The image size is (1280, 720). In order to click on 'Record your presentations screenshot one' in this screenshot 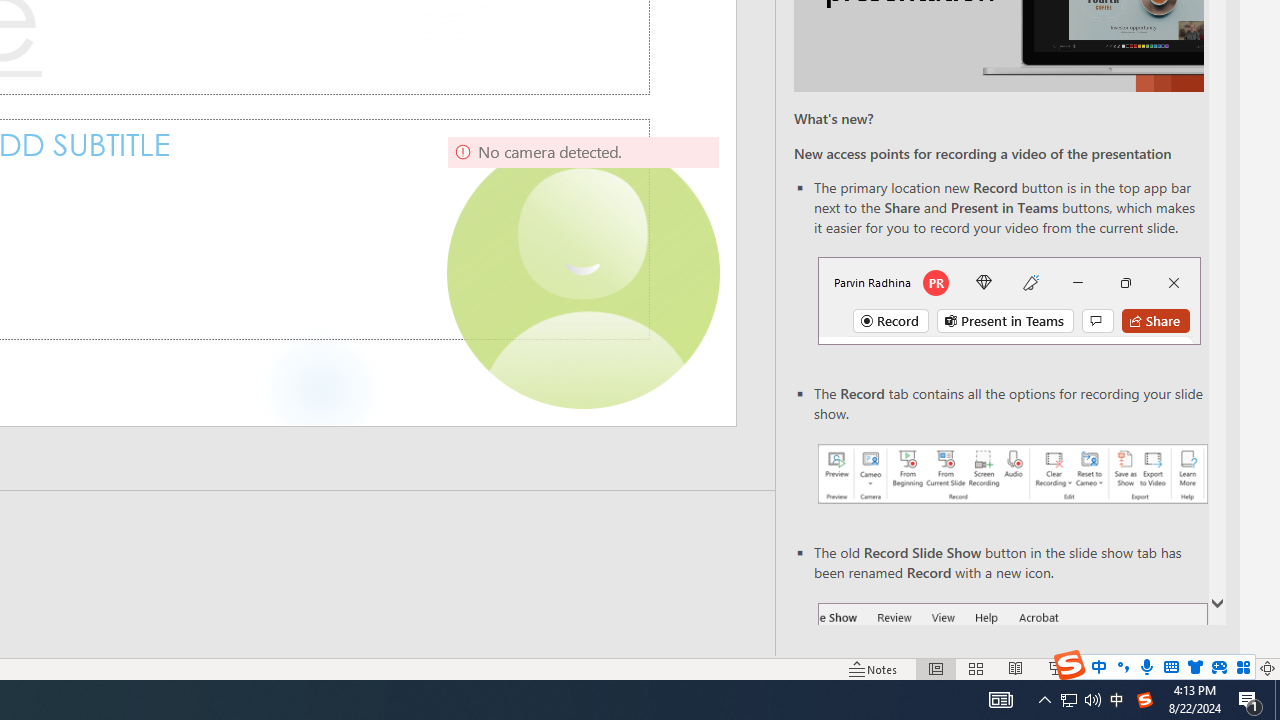, I will do `click(1013, 474)`.